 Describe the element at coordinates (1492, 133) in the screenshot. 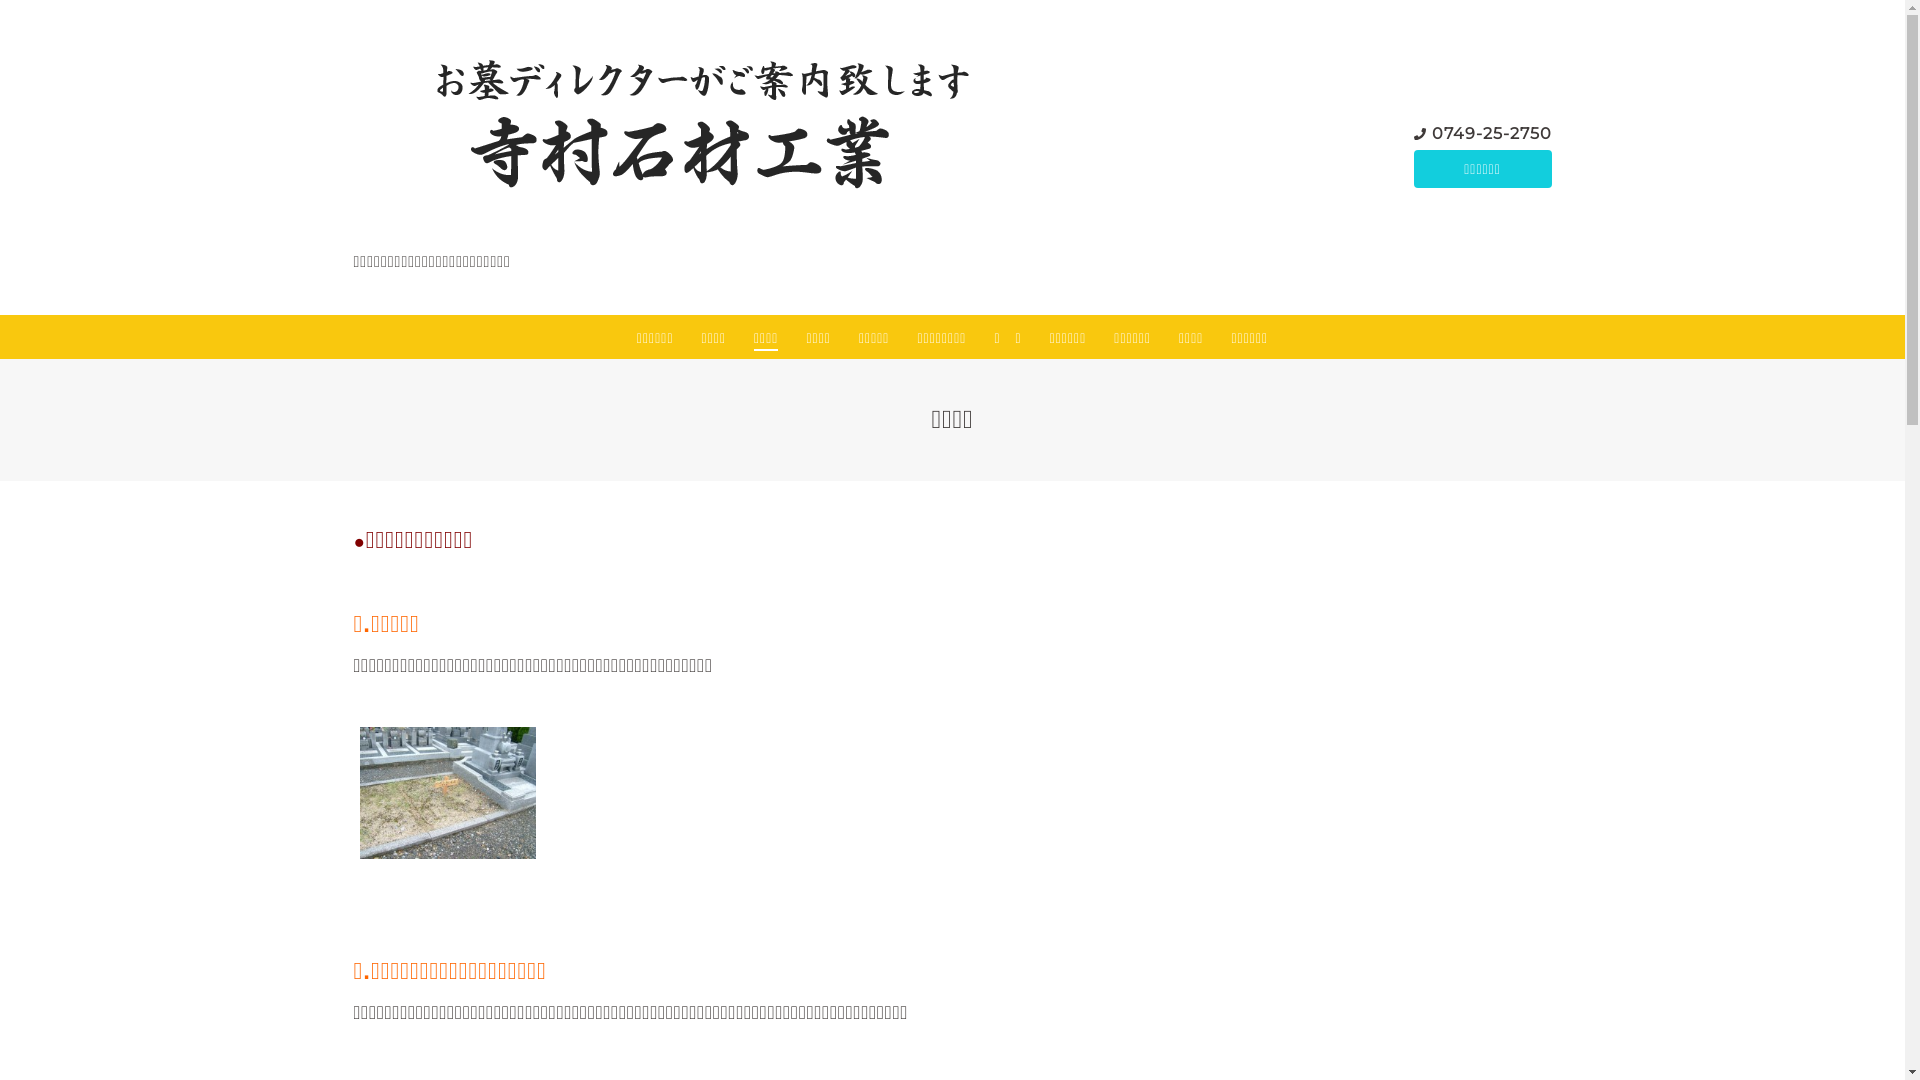

I see `'0749-25-2750'` at that location.